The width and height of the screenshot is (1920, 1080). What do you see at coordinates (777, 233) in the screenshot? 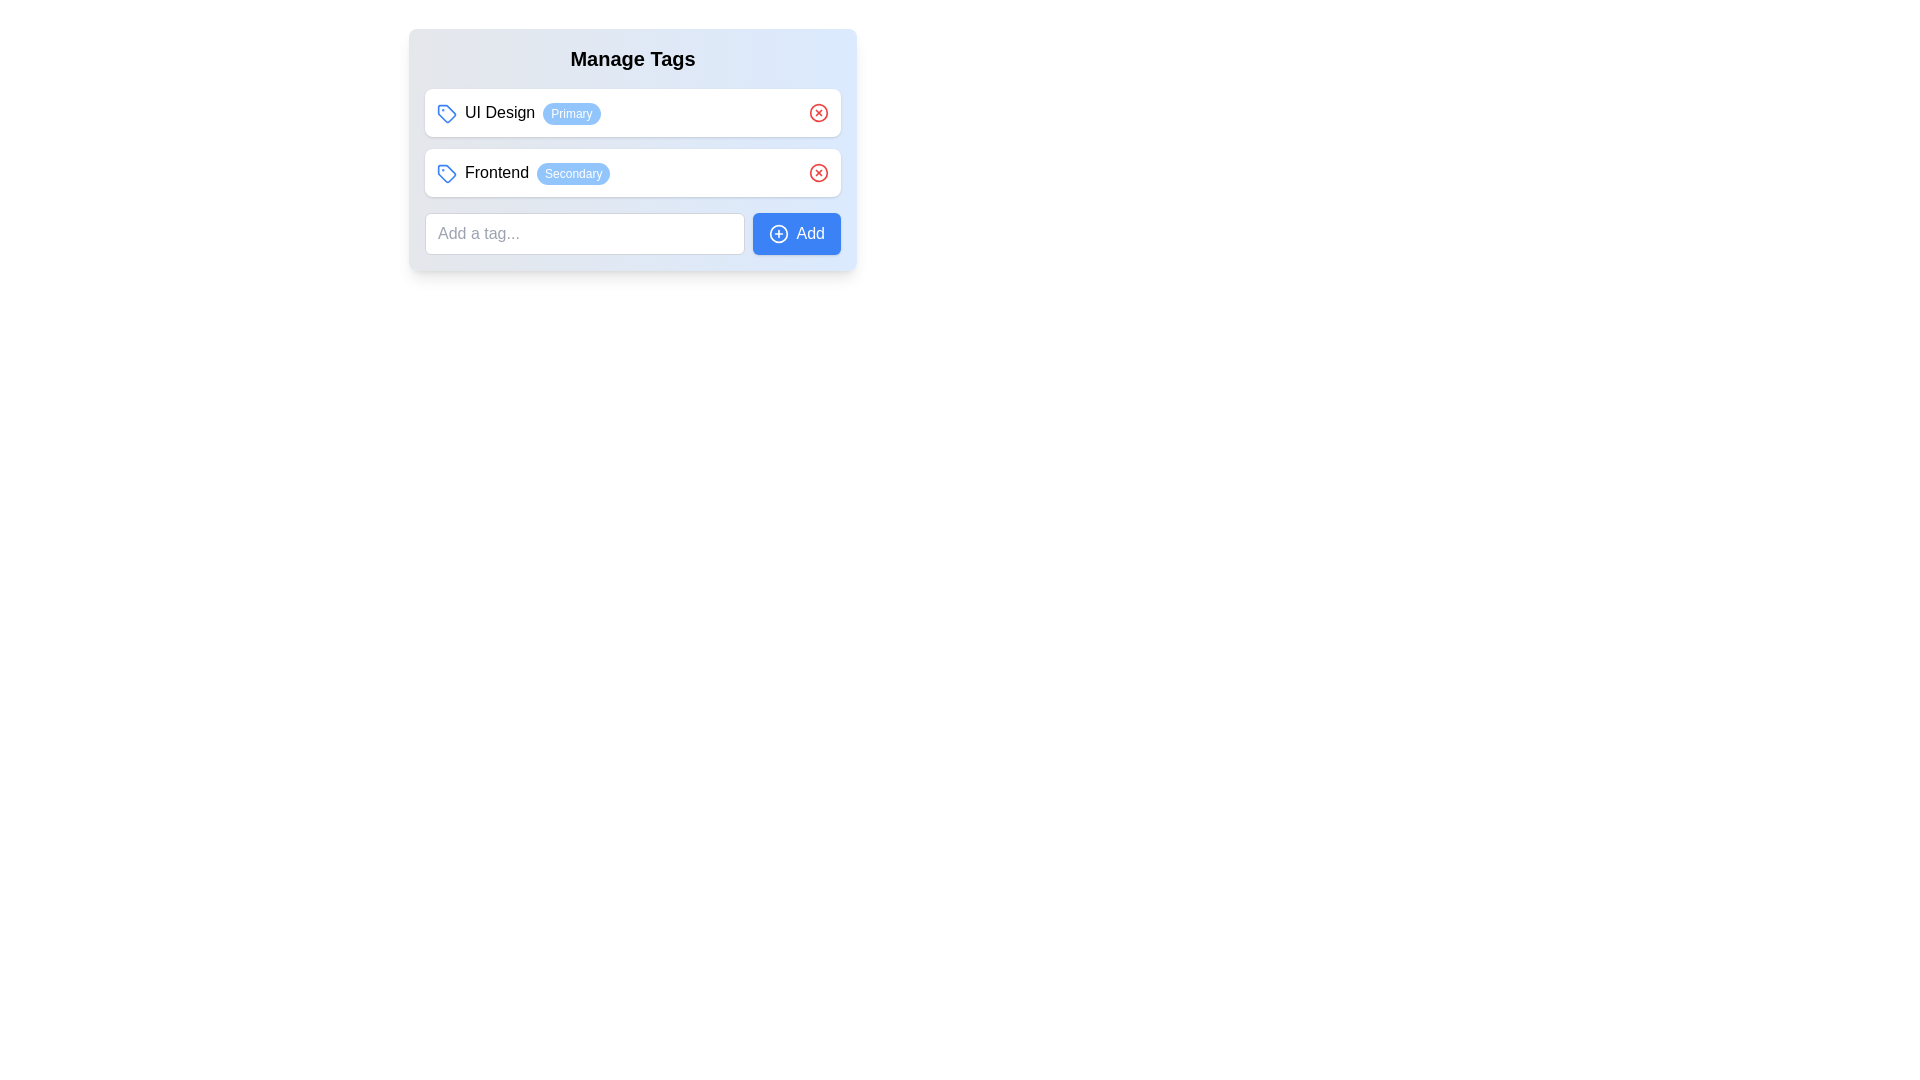
I see `the blue button labeled 'Add' which contains a circular icon with a plus sign, located at the bottom-right of the 'Manage Tags' component` at bounding box center [777, 233].